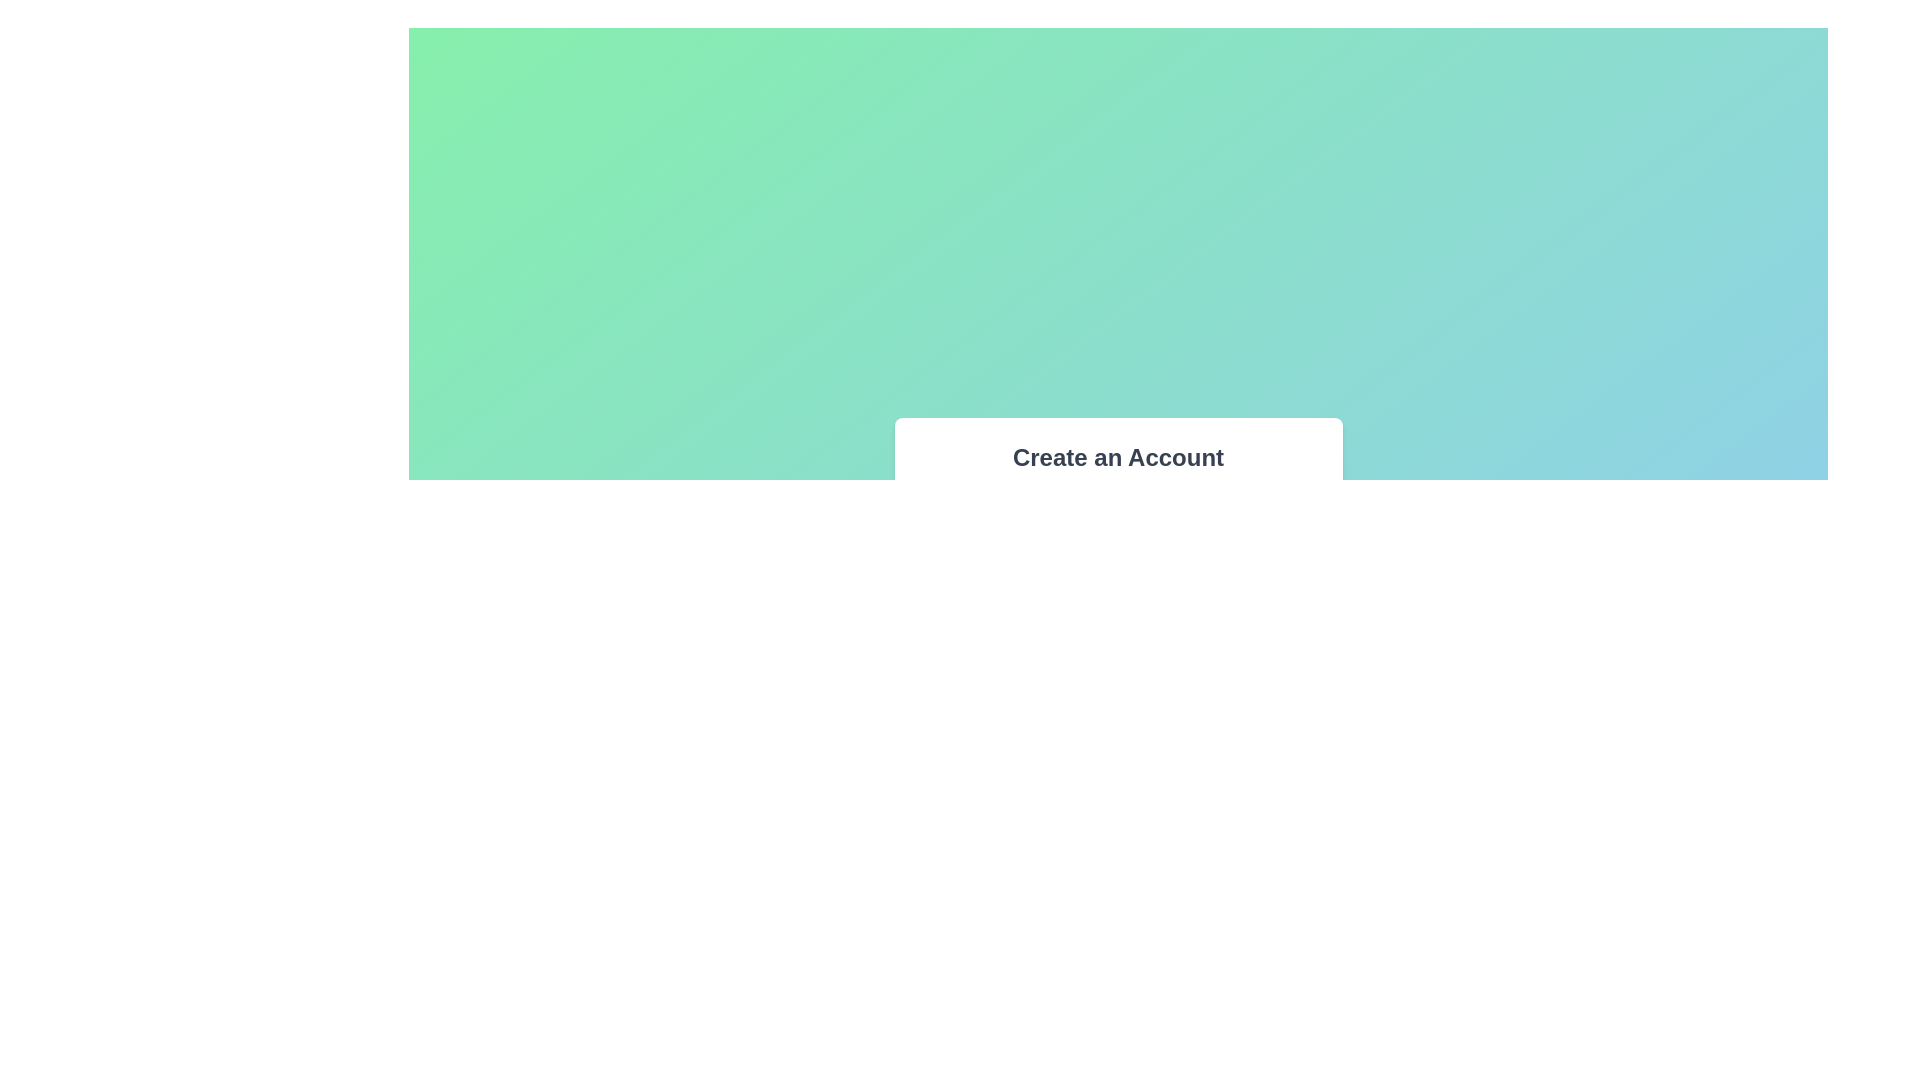 Image resolution: width=1920 pixels, height=1080 pixels. Describe the element at coordinates (1117, 458) in the screenshot. I see `the title text label that indicates the purpose of the account creation form, positioned at the top of the form interface` at that location.